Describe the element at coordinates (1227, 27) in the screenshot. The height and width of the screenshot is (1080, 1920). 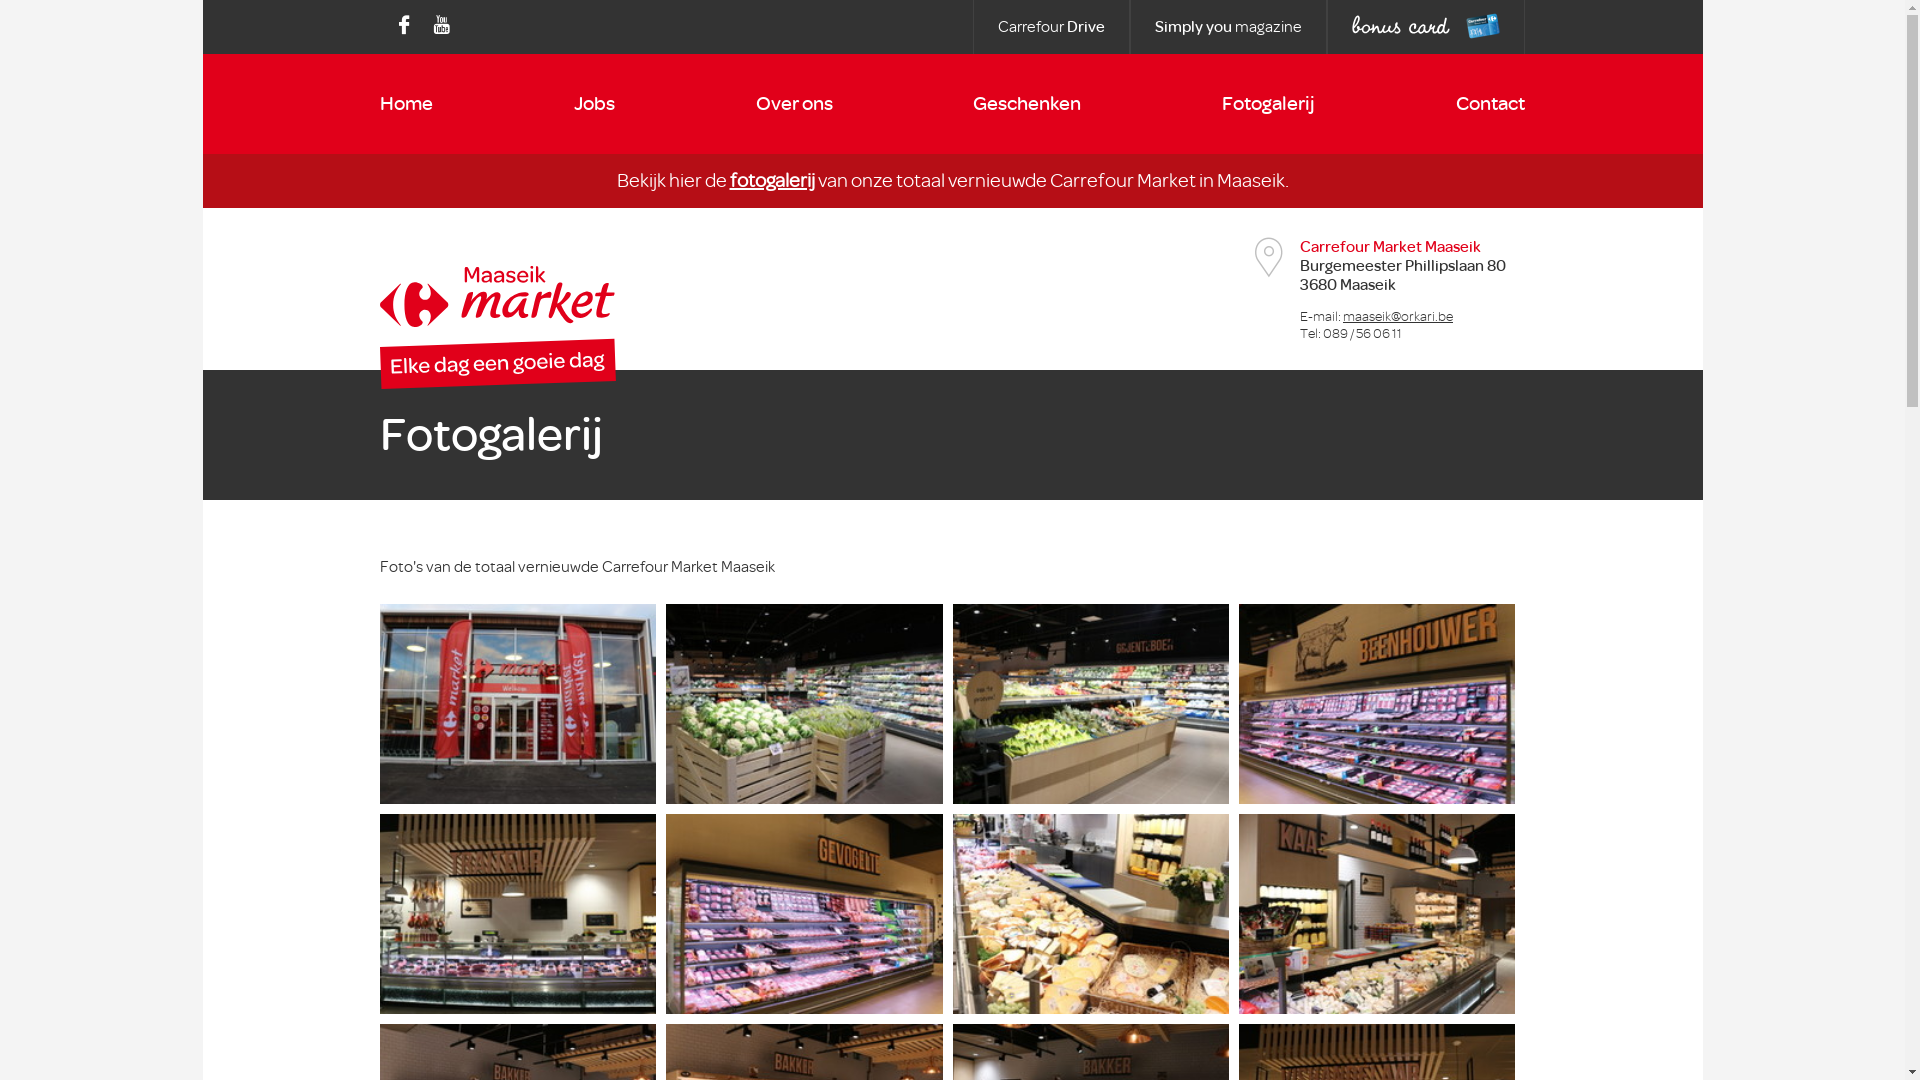
I see `'Simply you magazine'` at that location.